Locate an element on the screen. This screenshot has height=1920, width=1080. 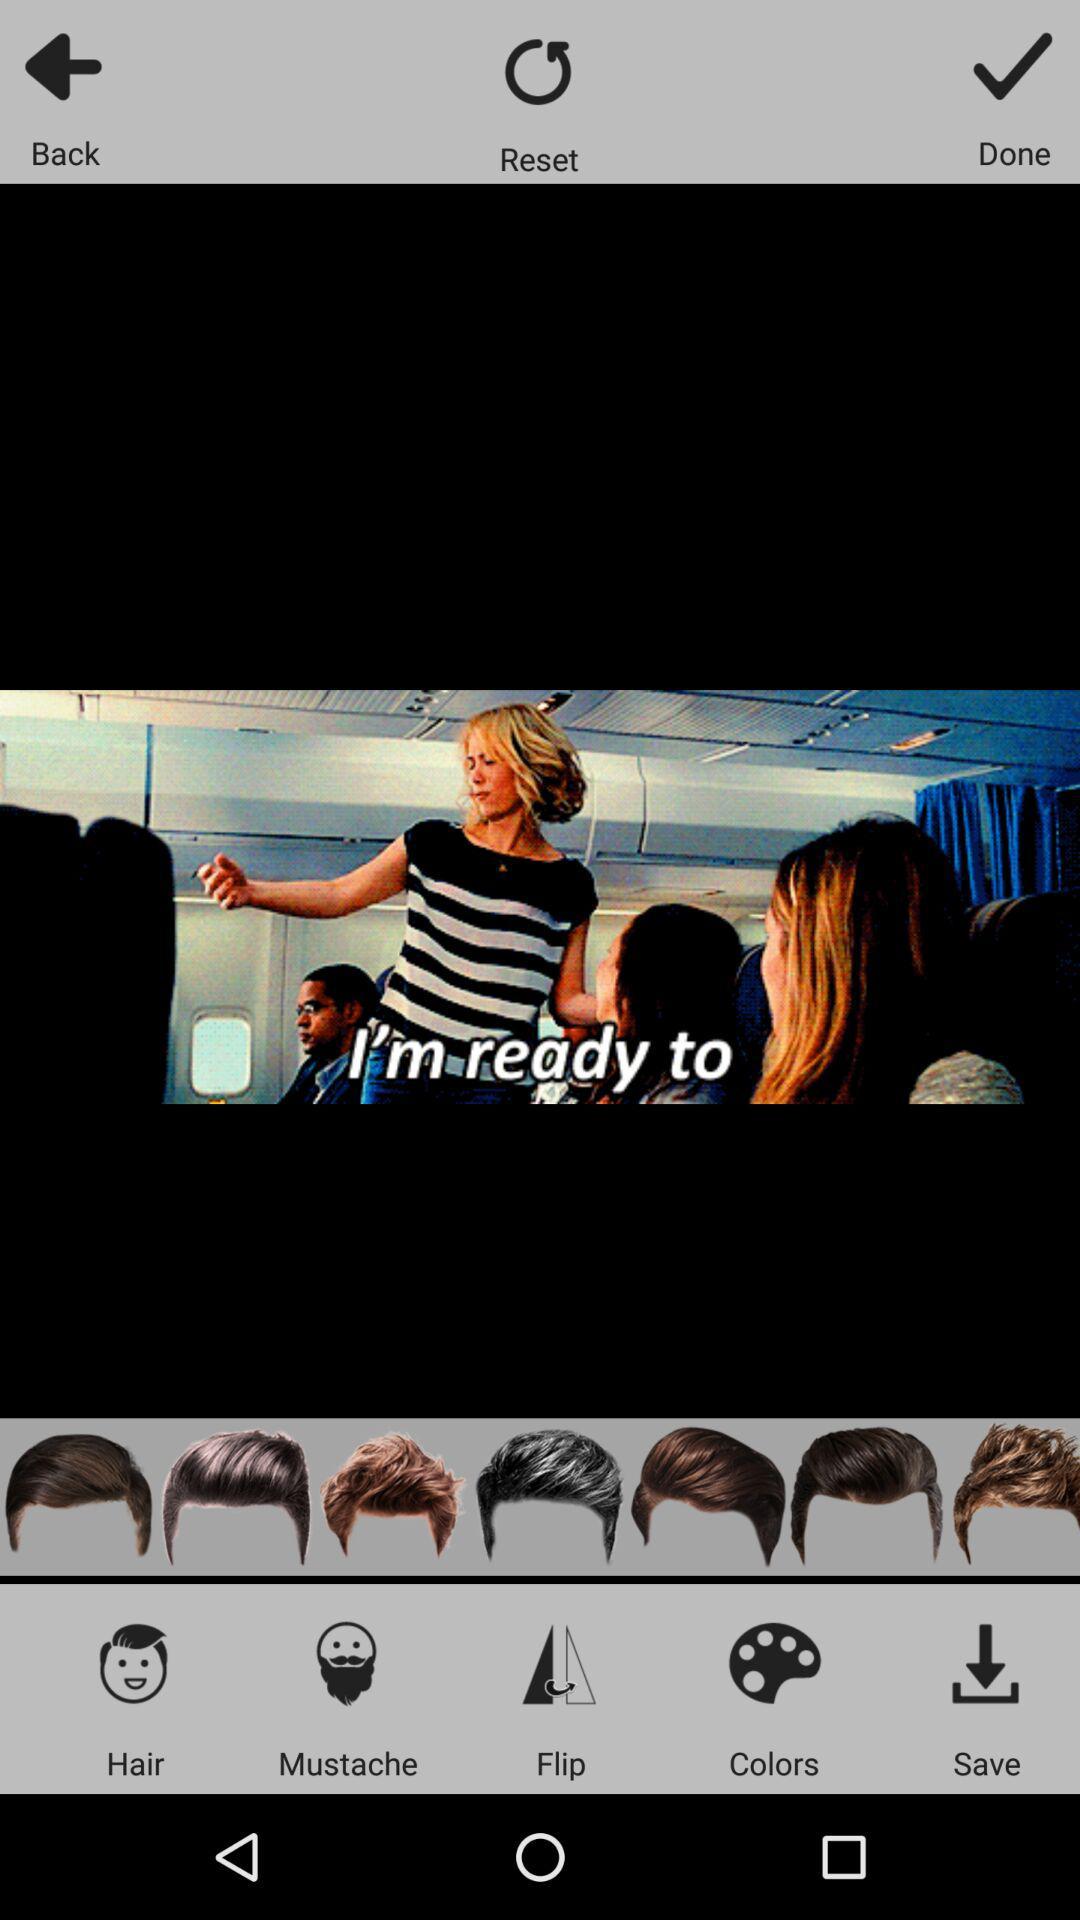
icon above the mustache app is located at coordinates (346, 1662).